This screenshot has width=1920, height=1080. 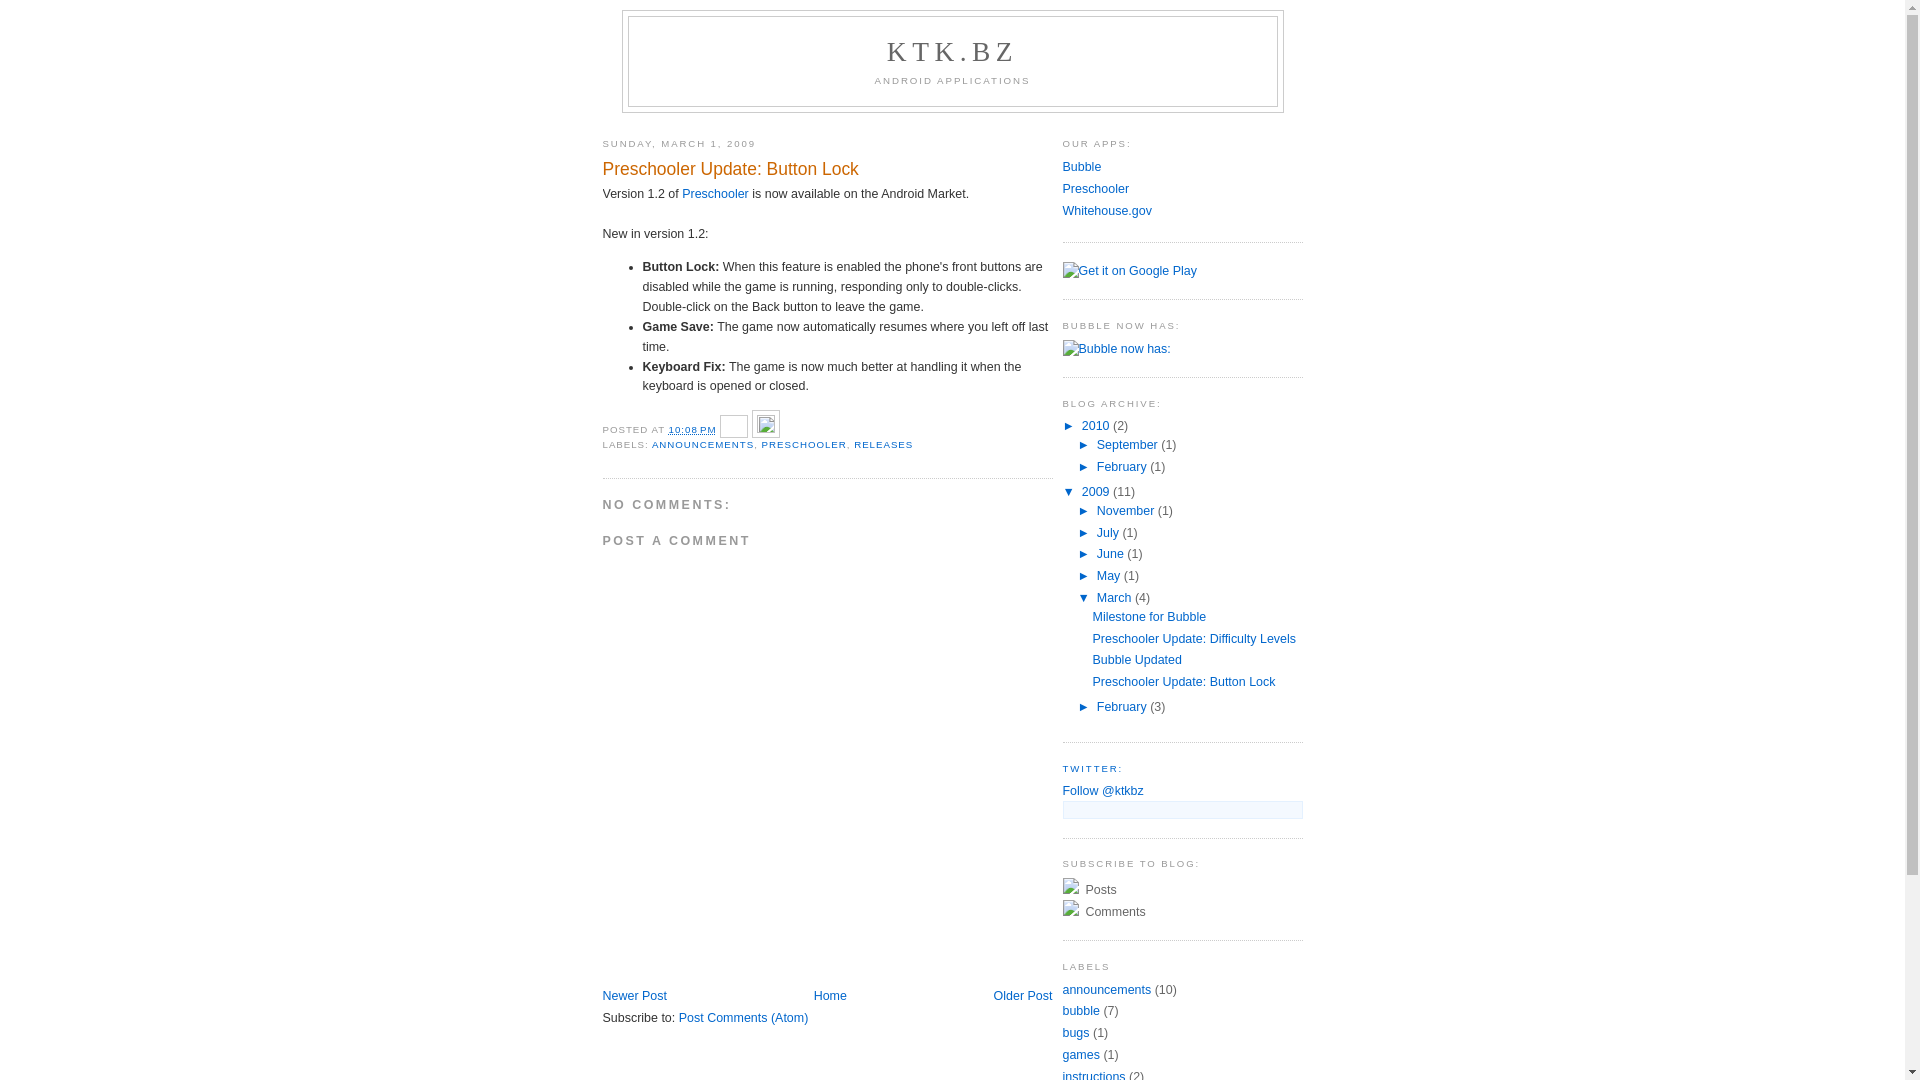 What do you see at coordinates (1023, 995) in the screenshot?
I see `'Older Post'` at bounding box center [1023, 995].